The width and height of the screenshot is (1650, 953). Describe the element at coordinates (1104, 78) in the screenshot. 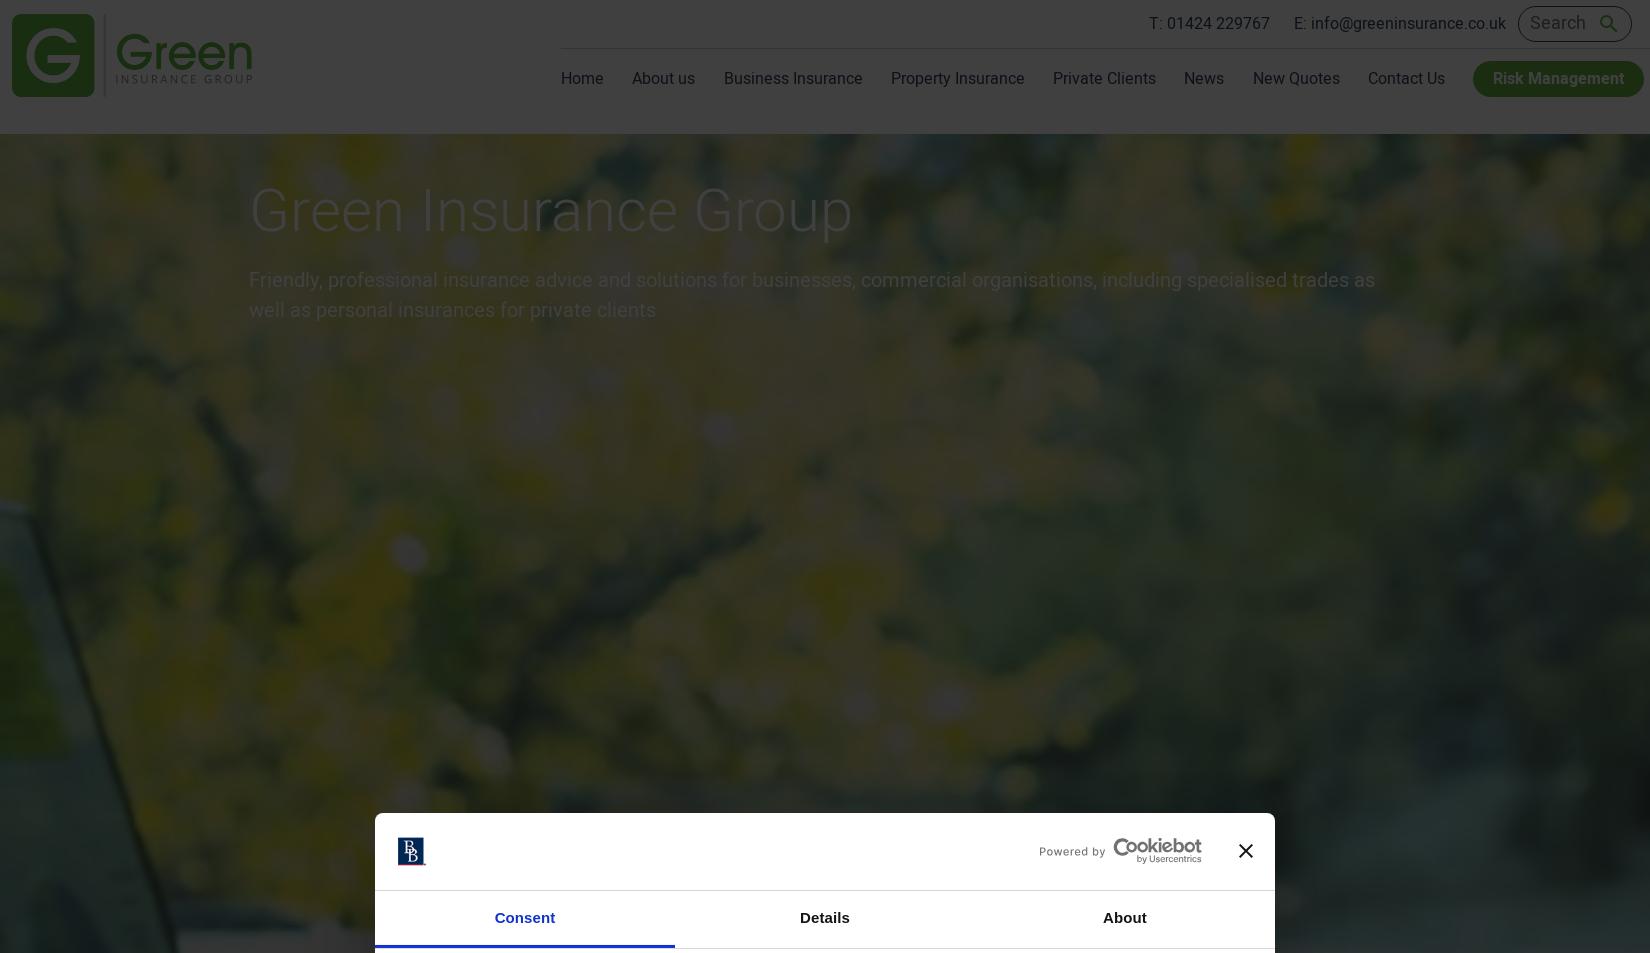

I see `'Private Clients'` at that location.